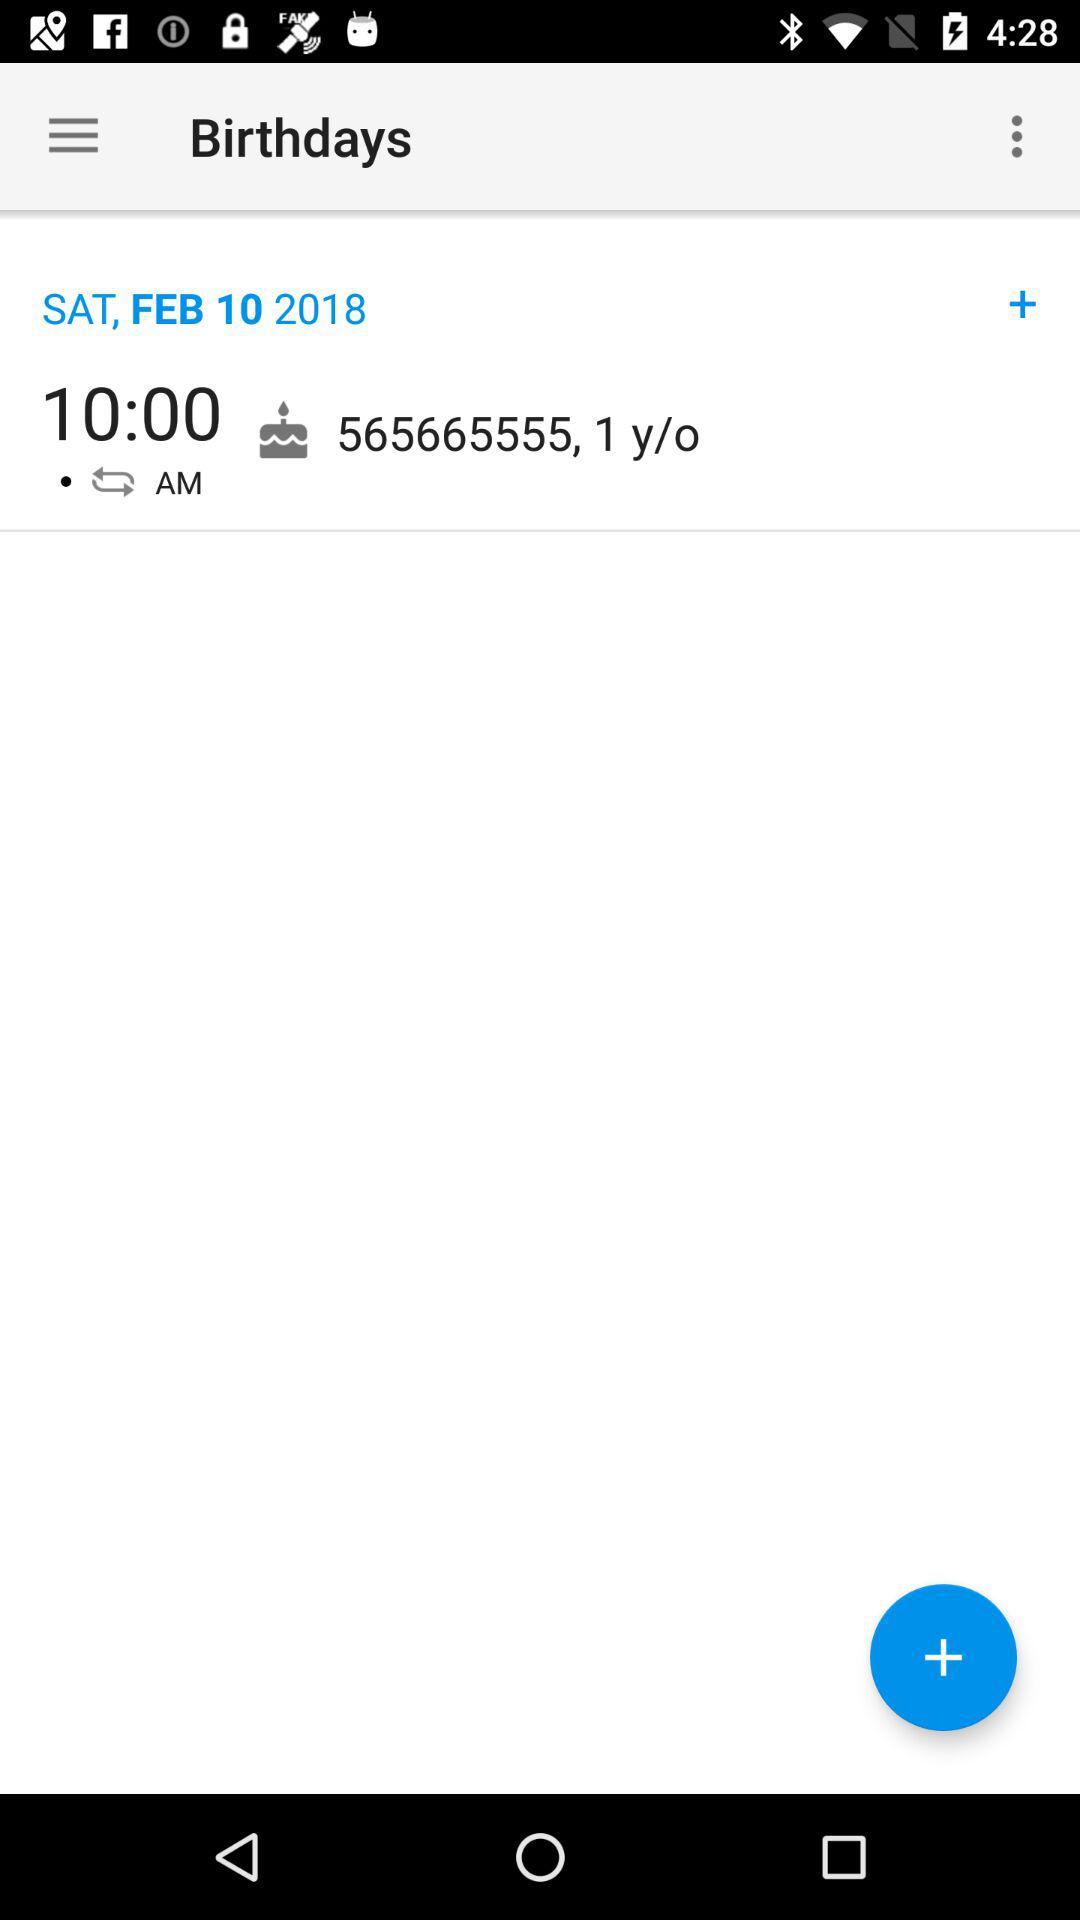  I want to click on item above 565665555 1 y item, so click(1022, 282).